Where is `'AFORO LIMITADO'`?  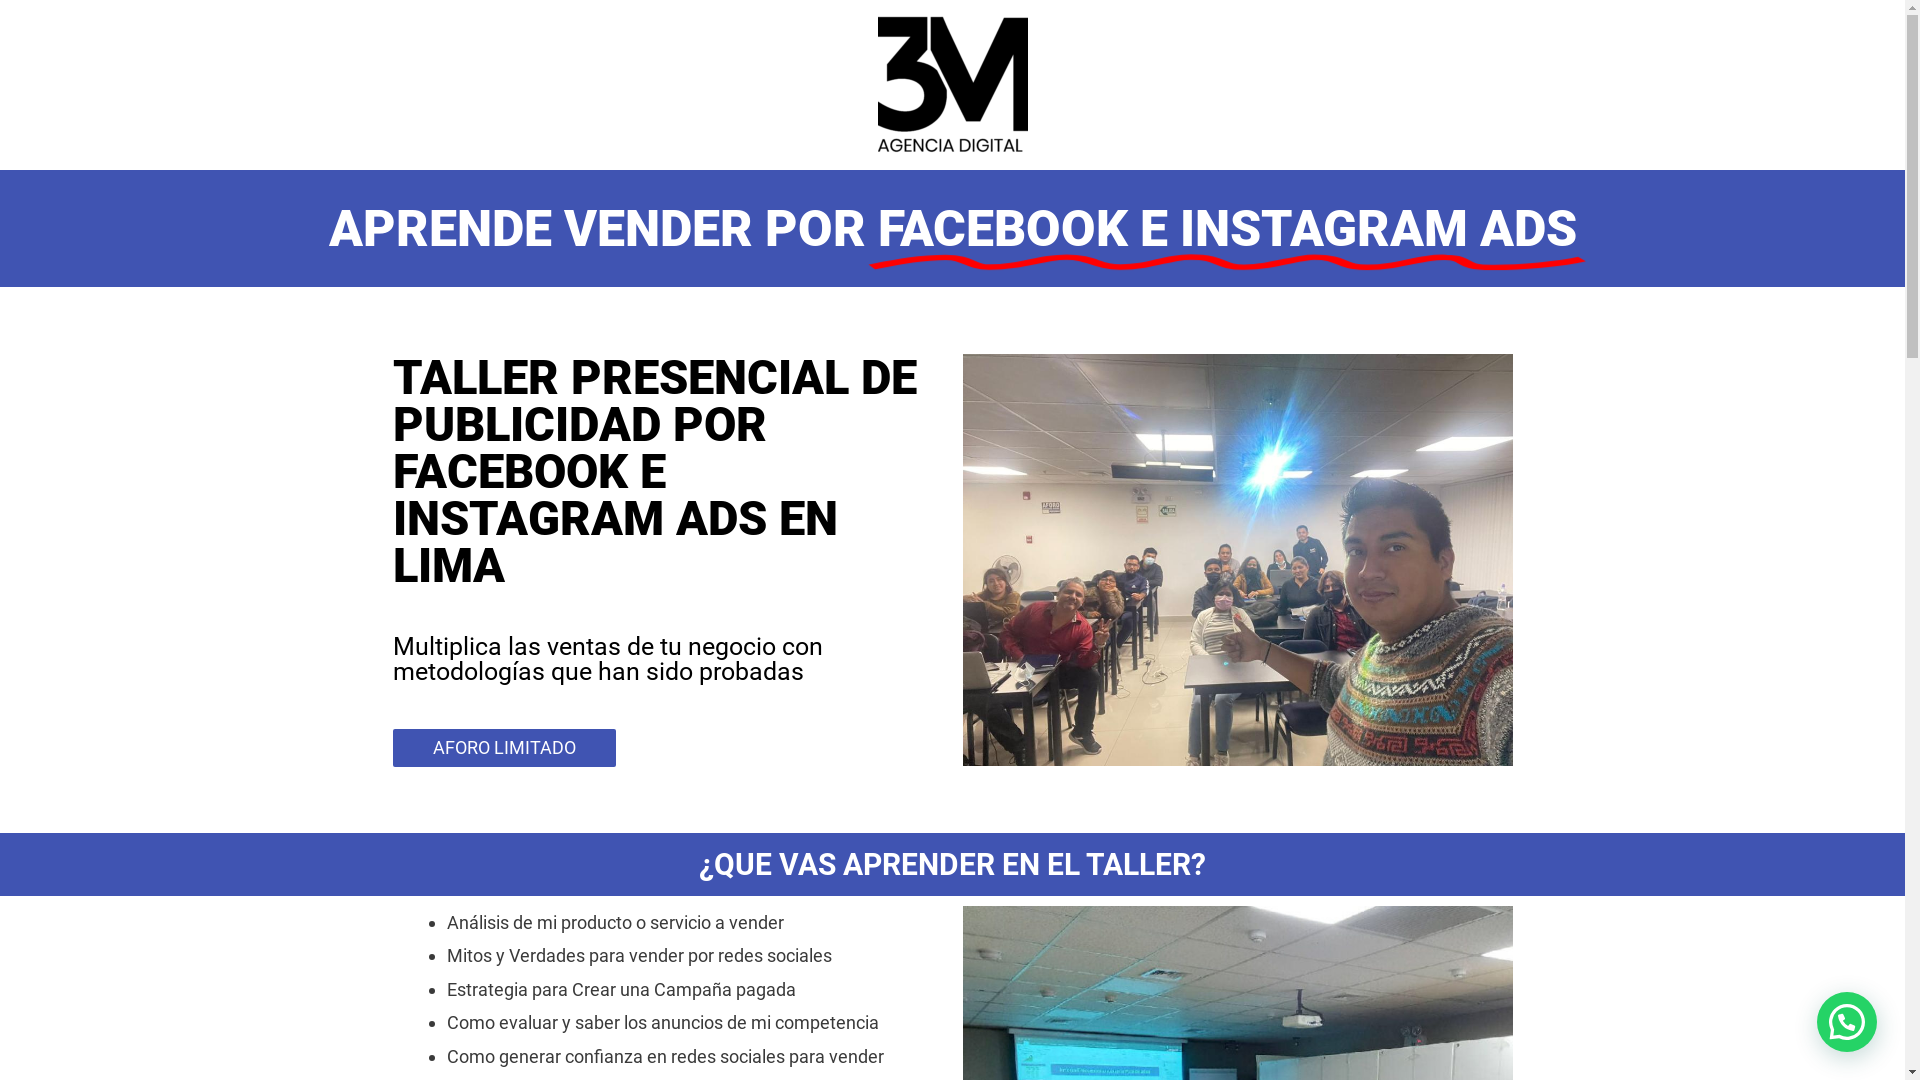 'AFORO LIMITADO' is located at coordinates (503, 747).